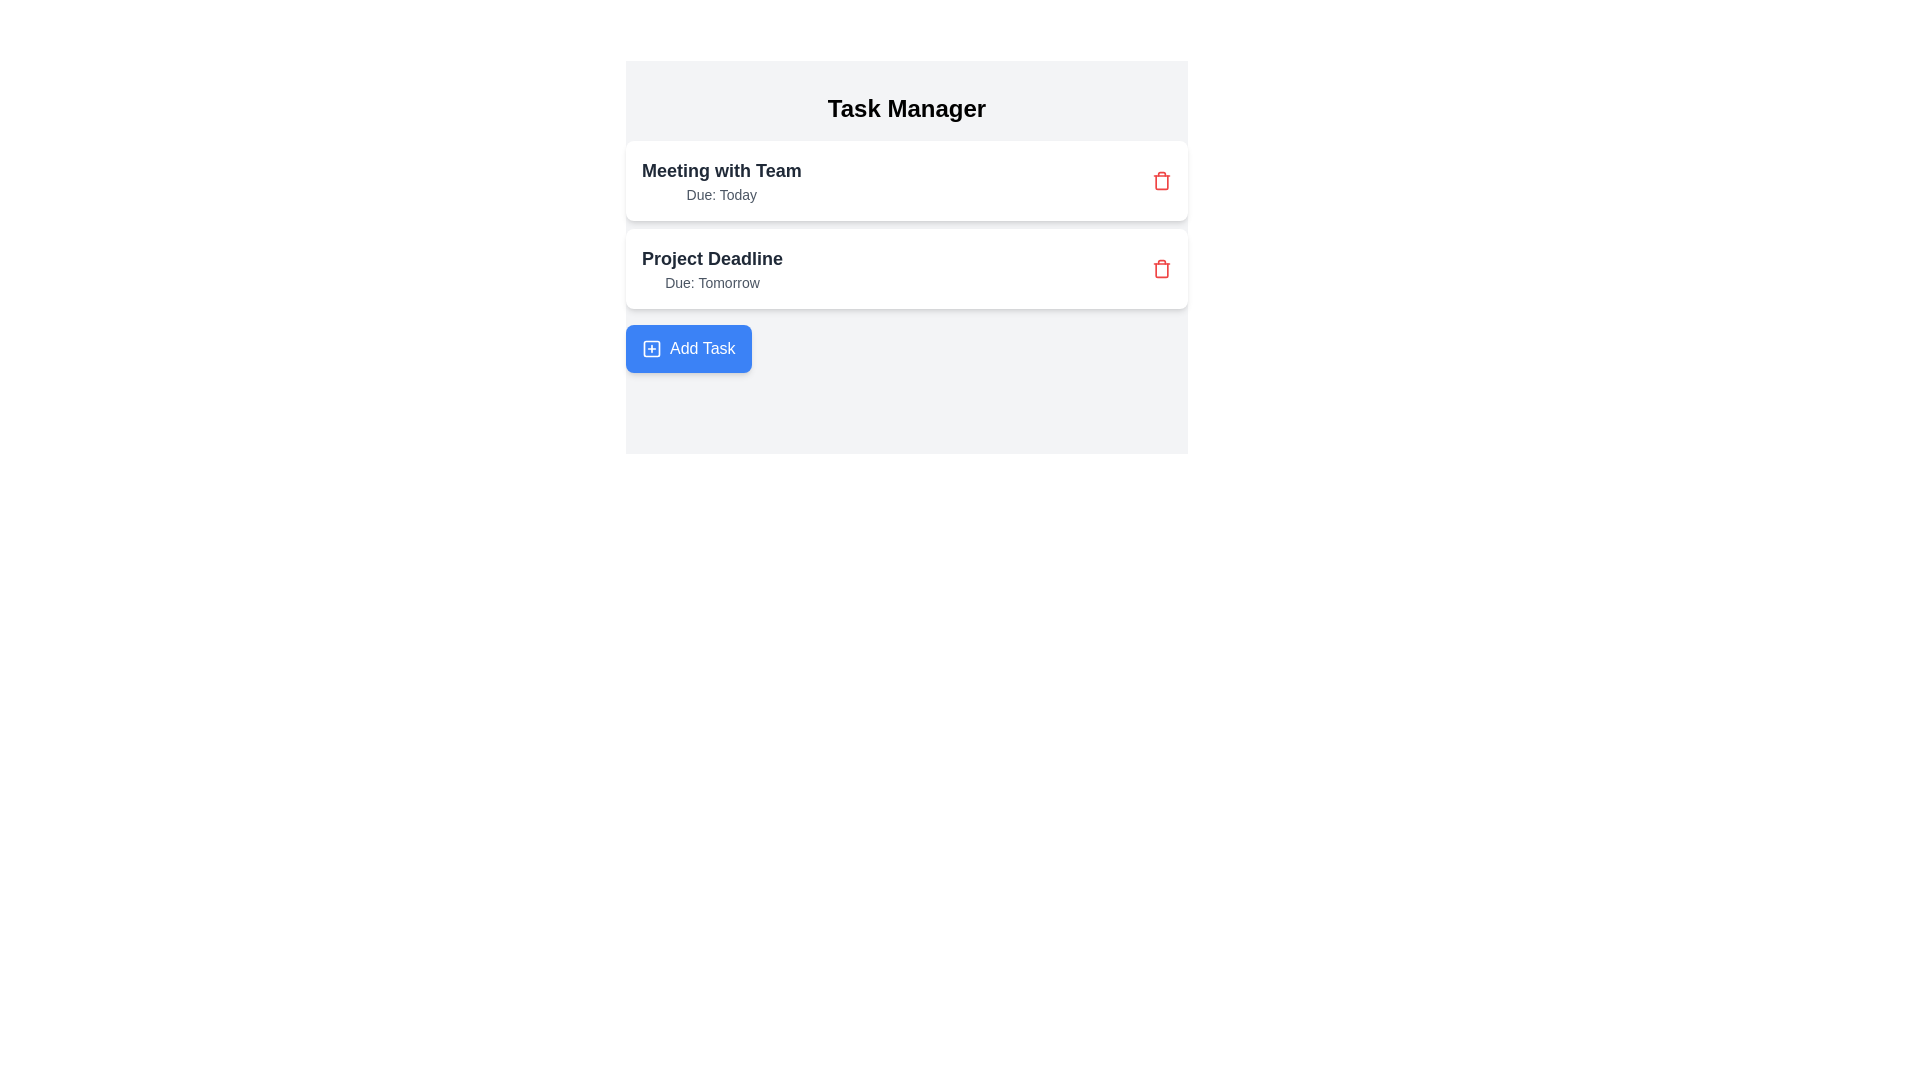 The height and width of the screenshot is (1080, 1920). I want to click on the second Display Card in the Task Manager, so click(906, 268).